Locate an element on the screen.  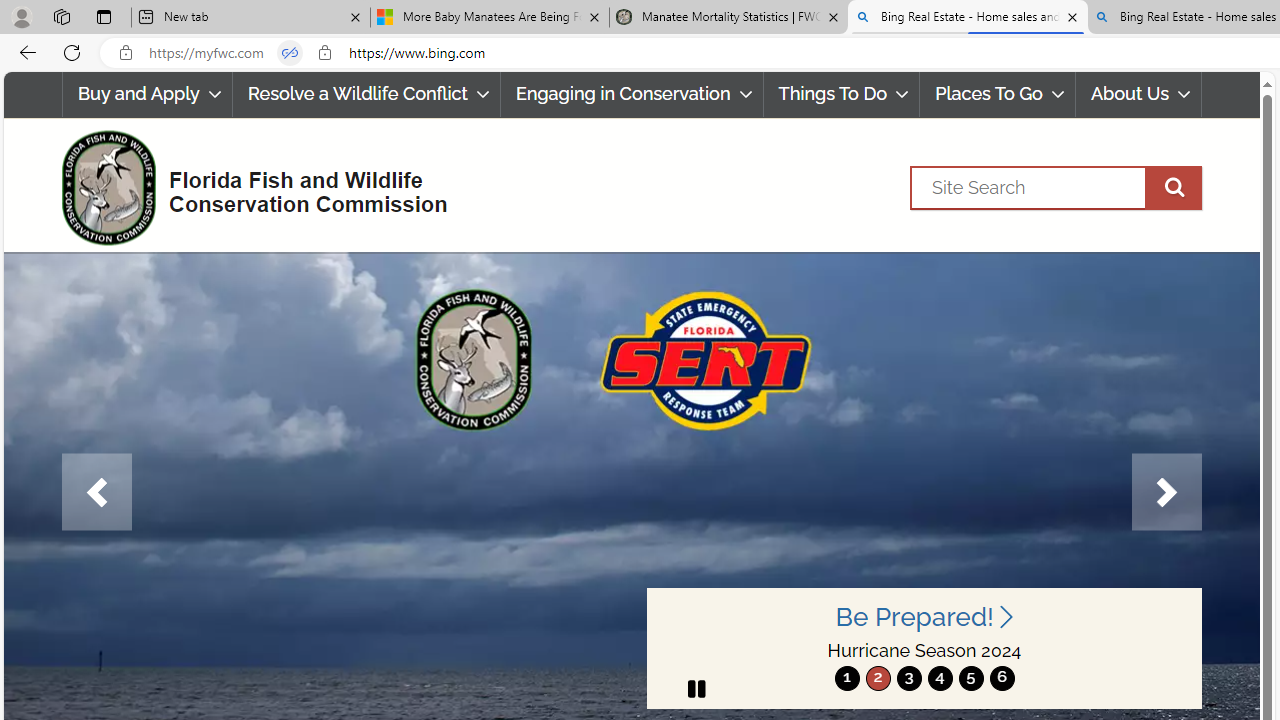
'Be Prepared! ' is located at coordinates (923, 616).